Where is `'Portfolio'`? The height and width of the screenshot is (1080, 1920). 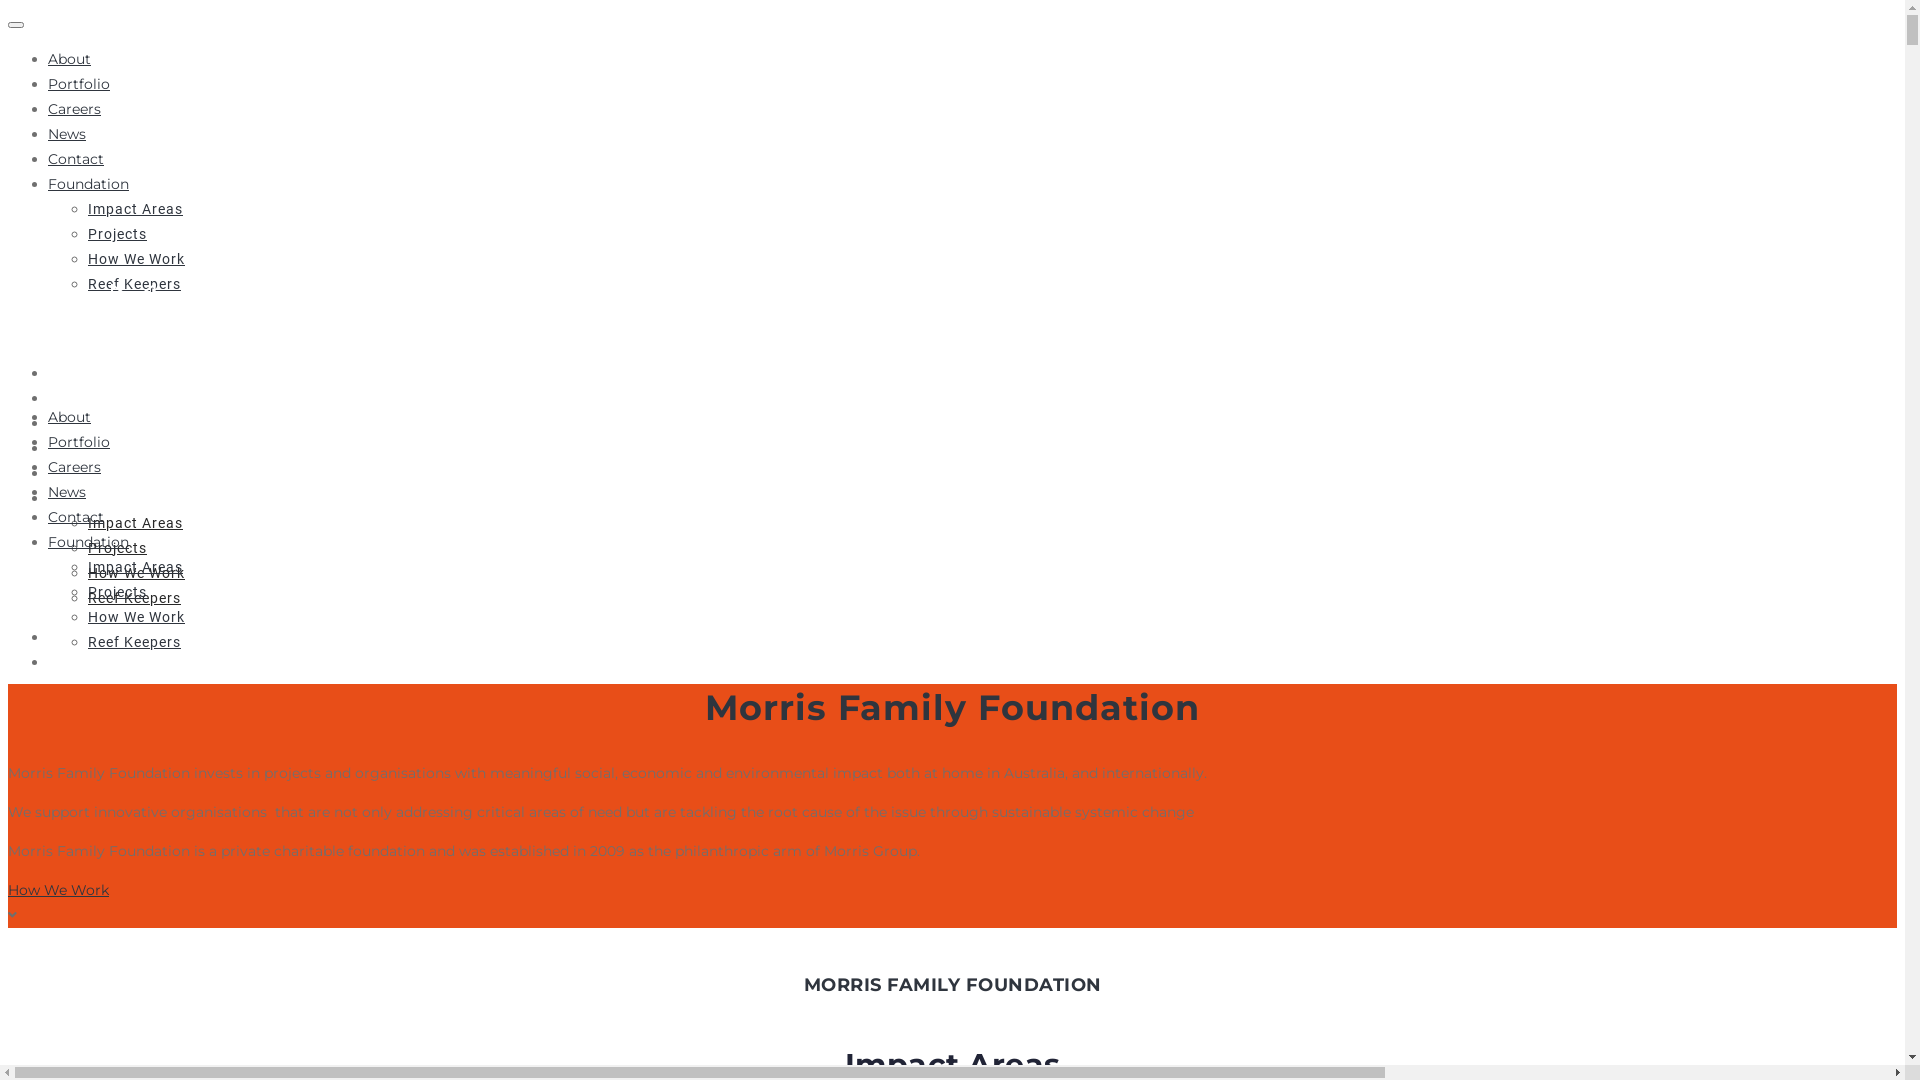 'Portfolio' is located at coordinates (78, 441).